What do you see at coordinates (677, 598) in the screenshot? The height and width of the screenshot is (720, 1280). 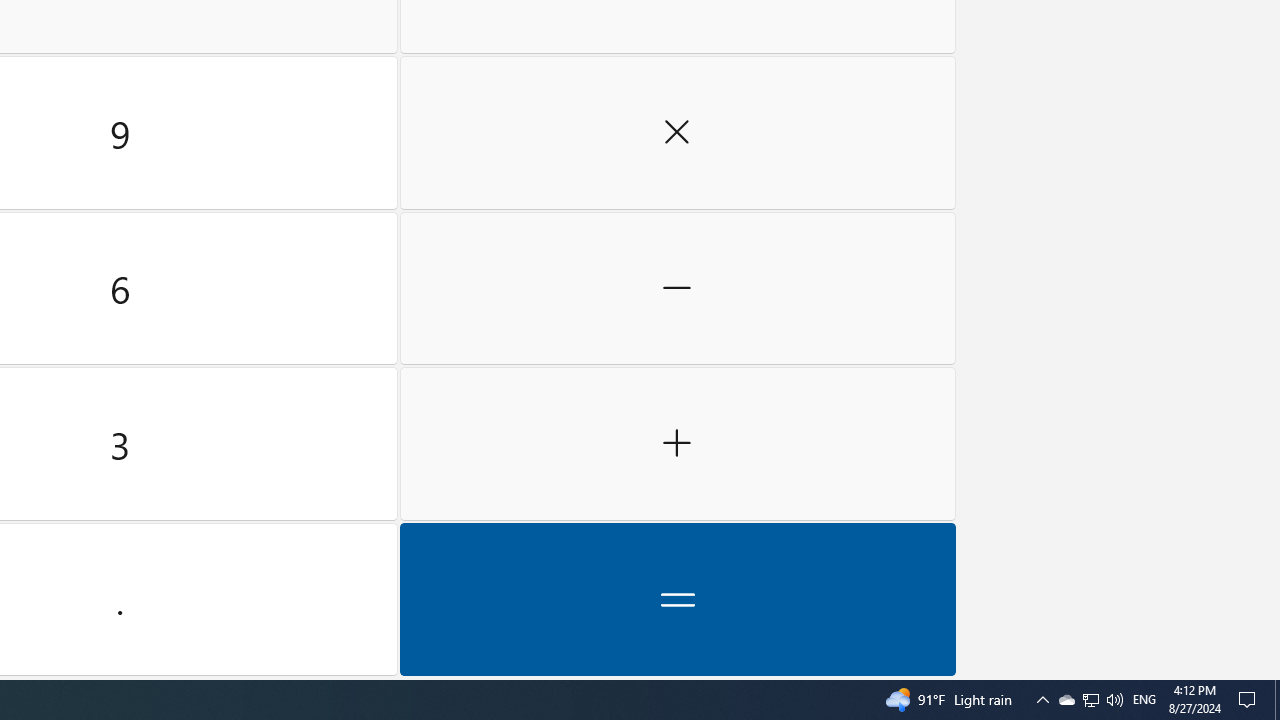 I see `'Equals'` at bounding box center [677, 598].